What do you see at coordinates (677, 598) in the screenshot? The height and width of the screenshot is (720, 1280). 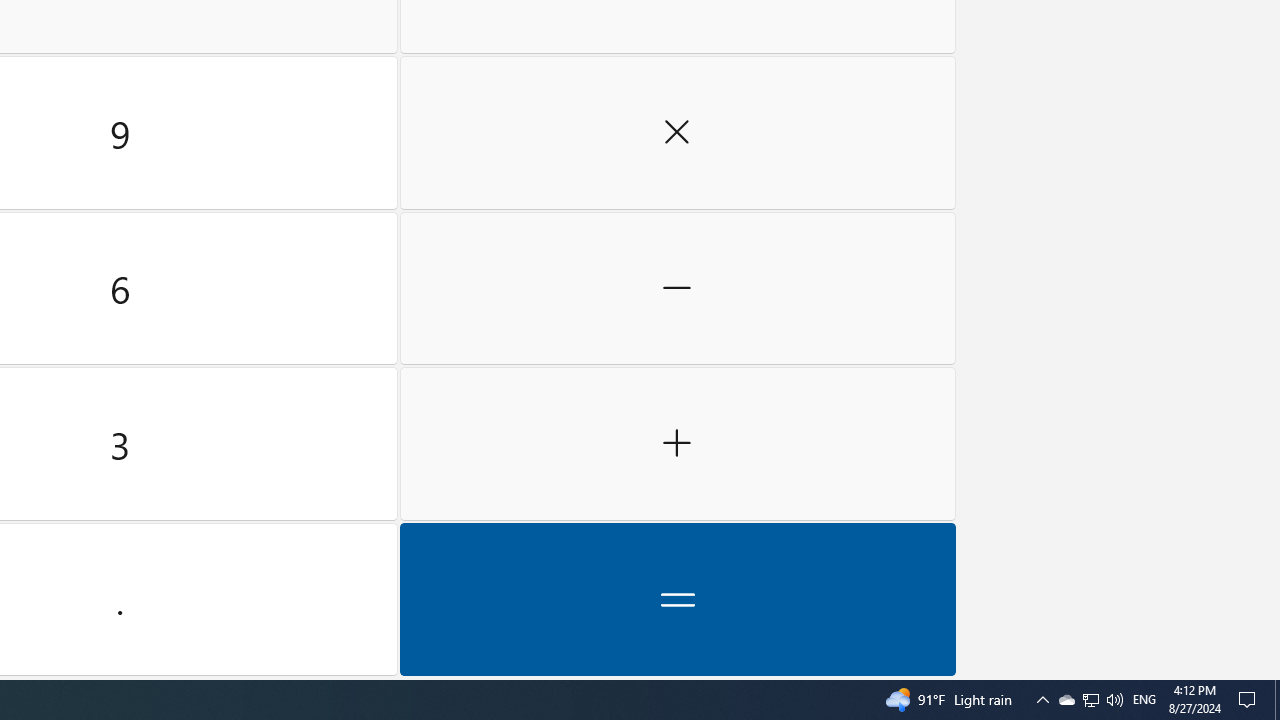 I see `'Equals'` at bounding box center [677, 598].